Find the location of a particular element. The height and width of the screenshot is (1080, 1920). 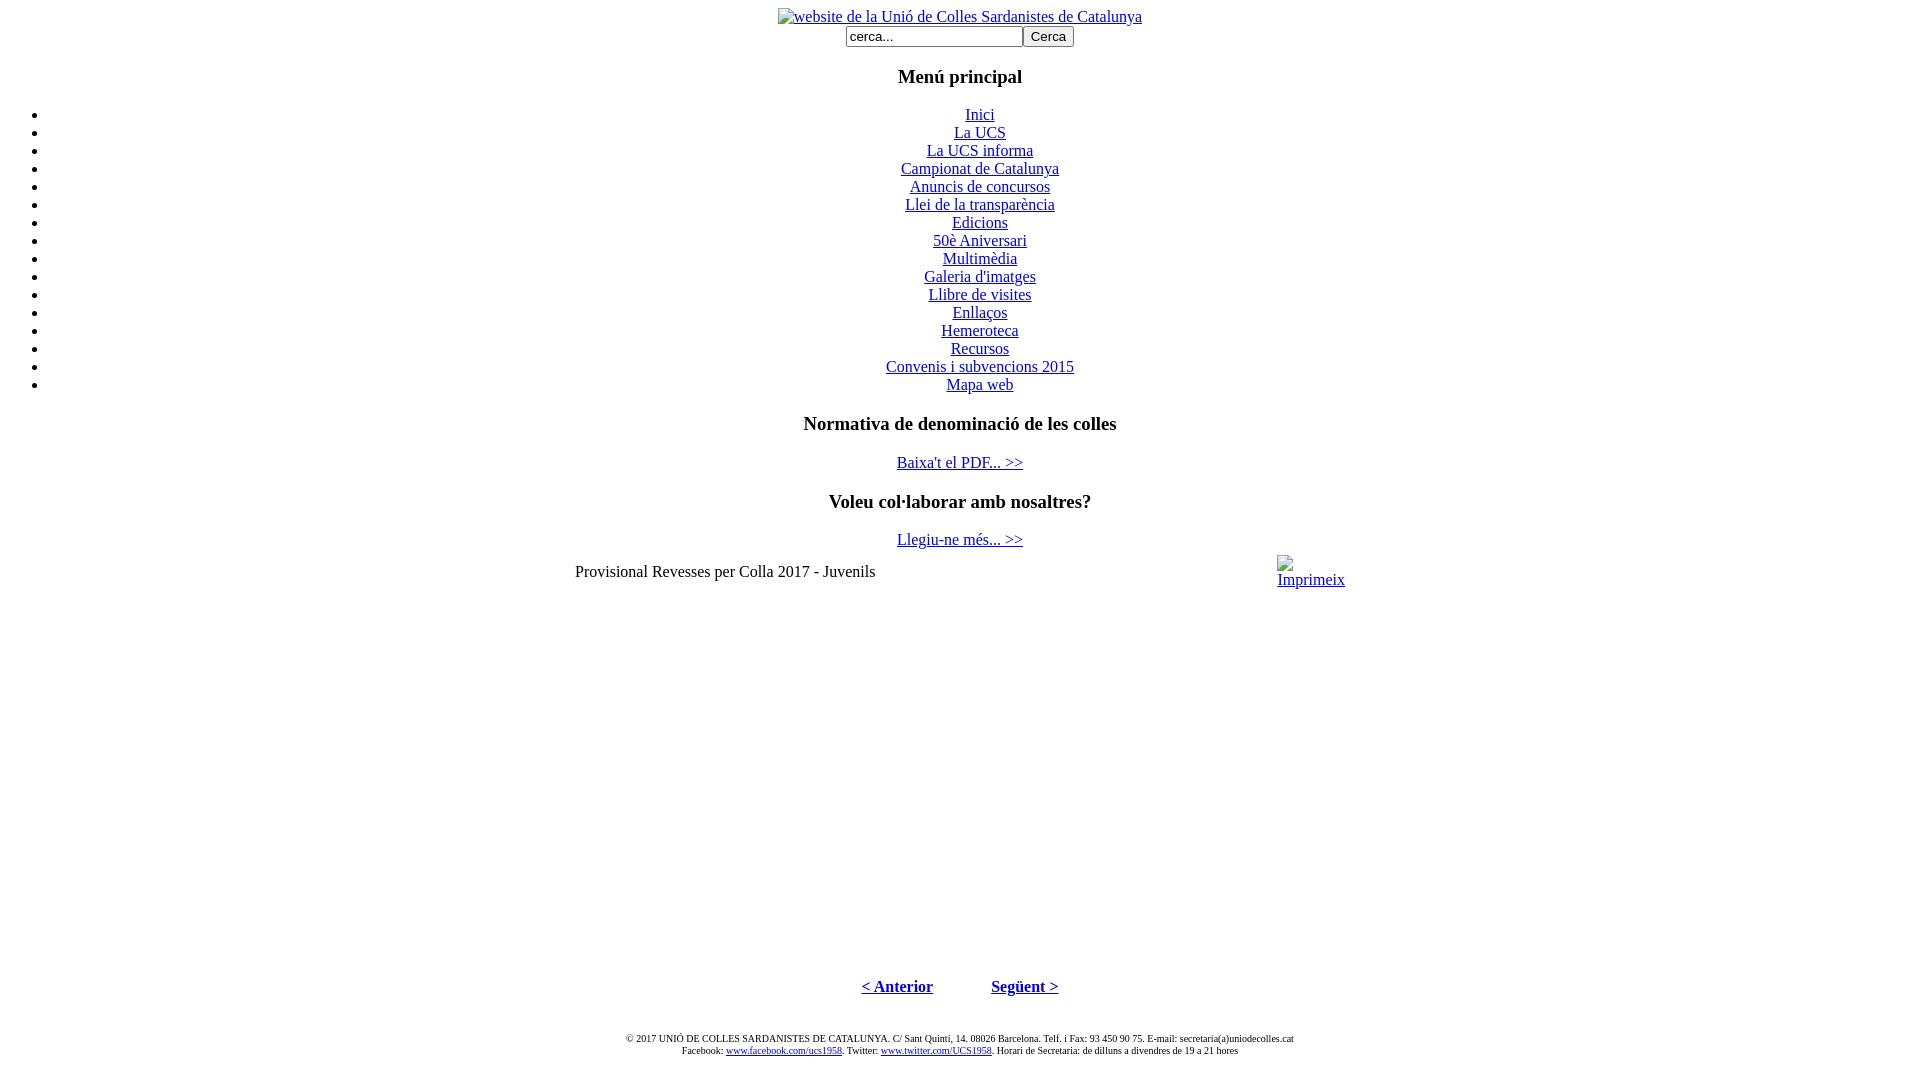

'www.facebook.com/ucs1958' is located at coordinates (782, 1049).